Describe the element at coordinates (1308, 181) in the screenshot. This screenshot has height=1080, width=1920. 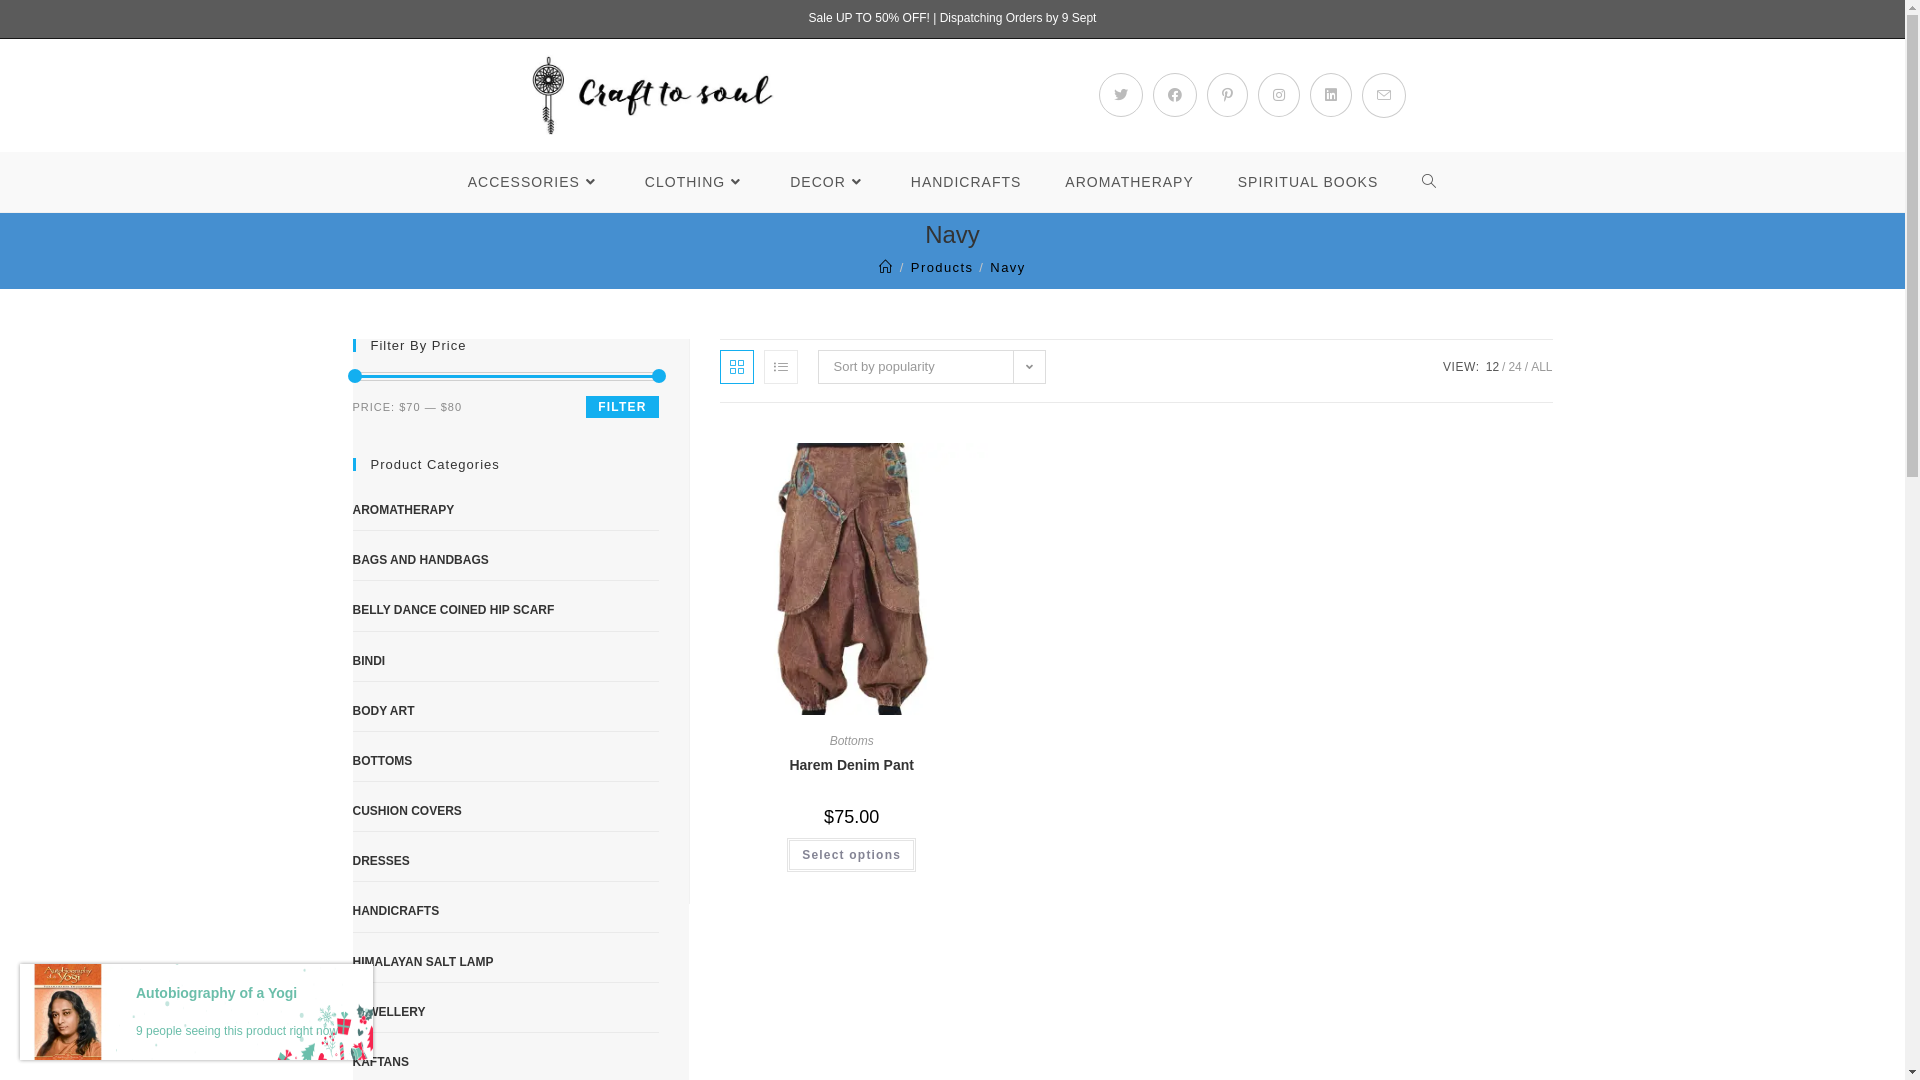
I see `'SPIRITUAL BOOKS'` at that location.